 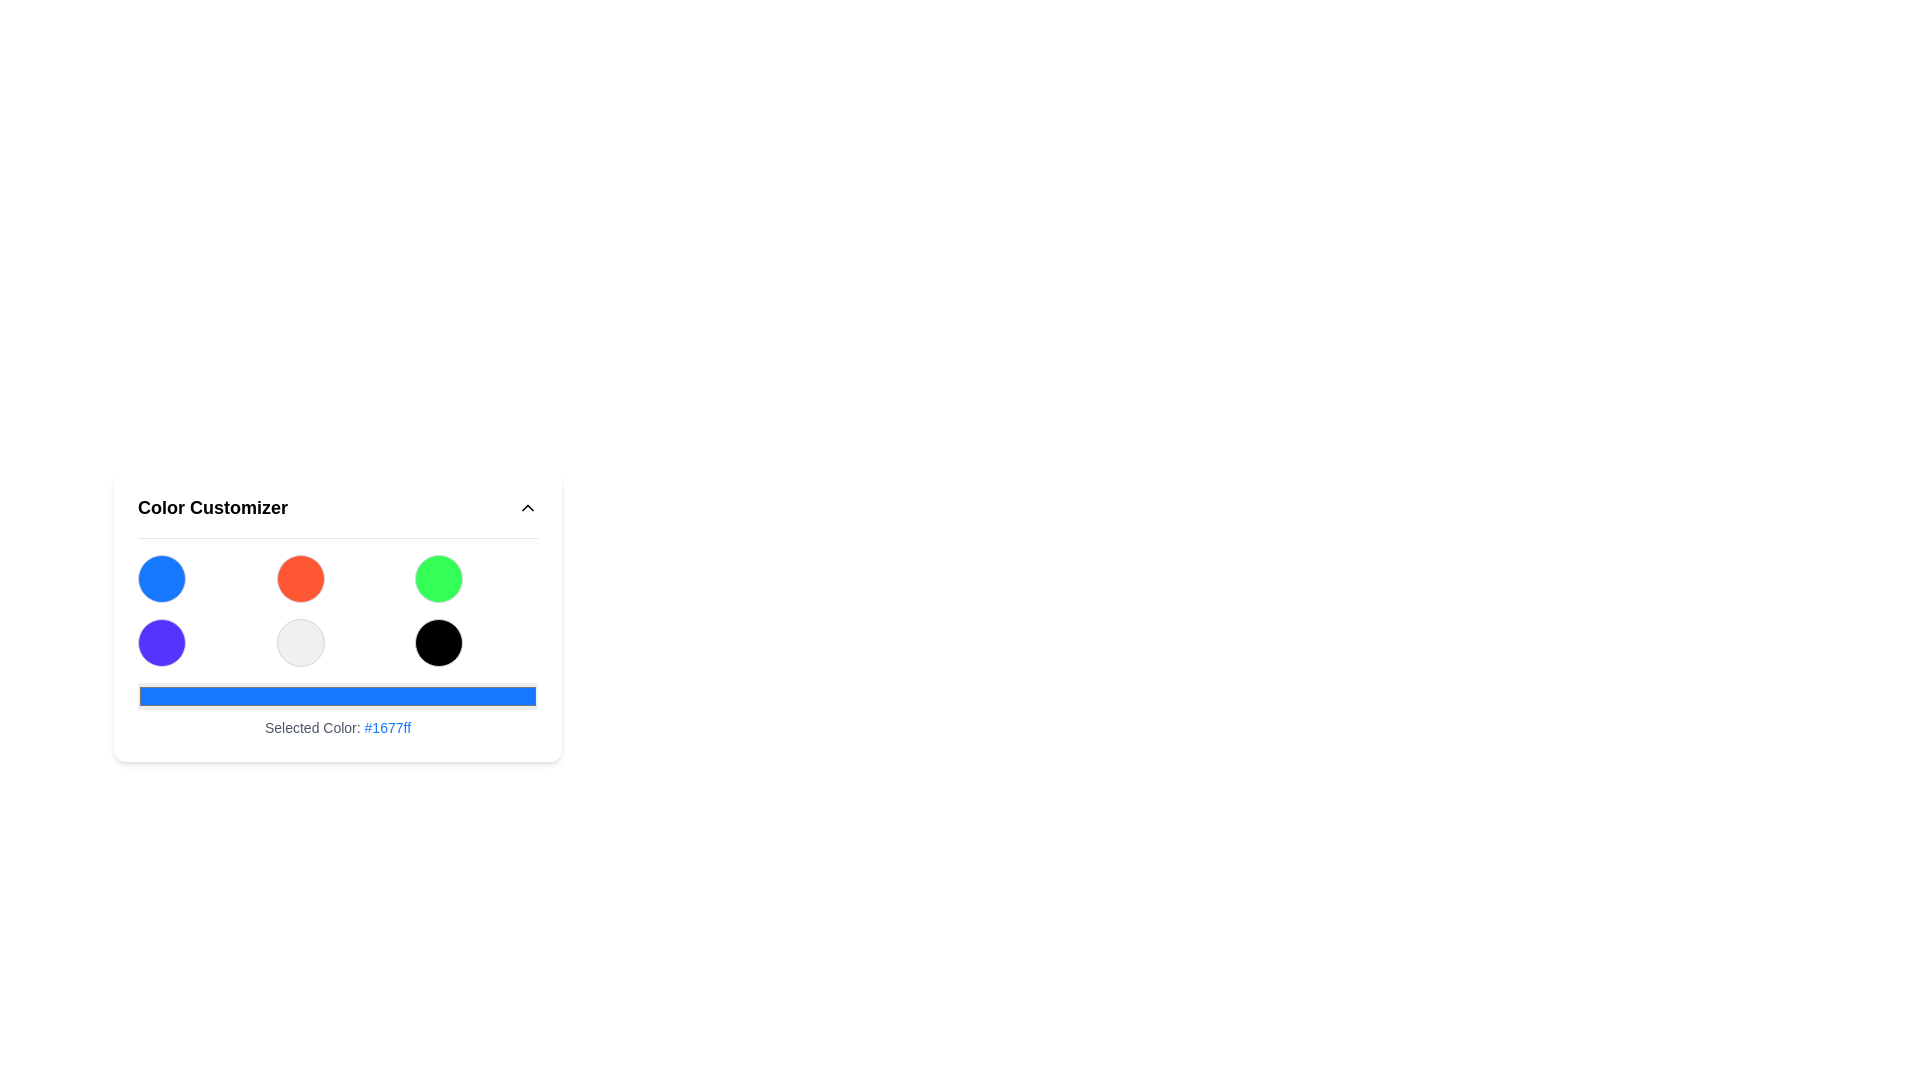 What do you see at coordinates (299, 643) in the screenshot?
I see `the circular button with a light gray background and gray border located in the second row and second column of a color selection interface grid` at bounding box center [299, 643].